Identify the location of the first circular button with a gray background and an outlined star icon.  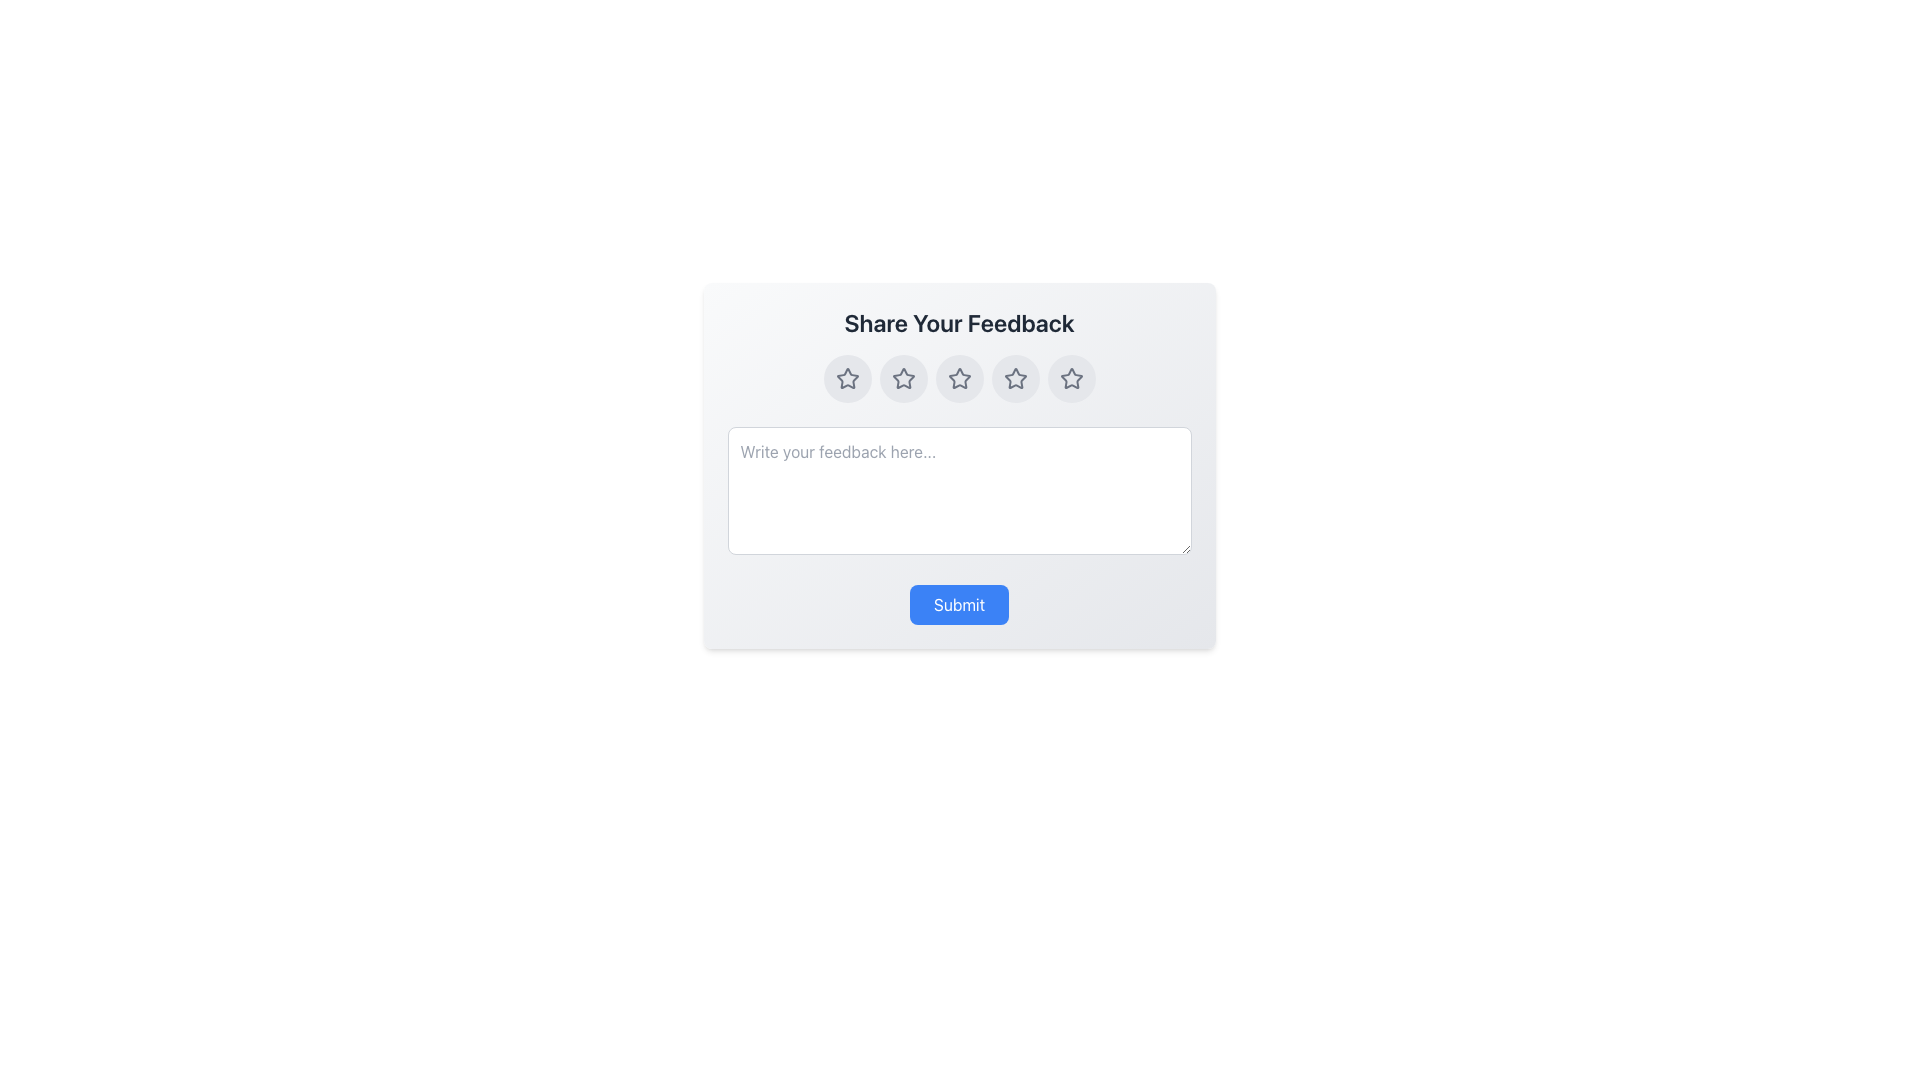
(847, 378).